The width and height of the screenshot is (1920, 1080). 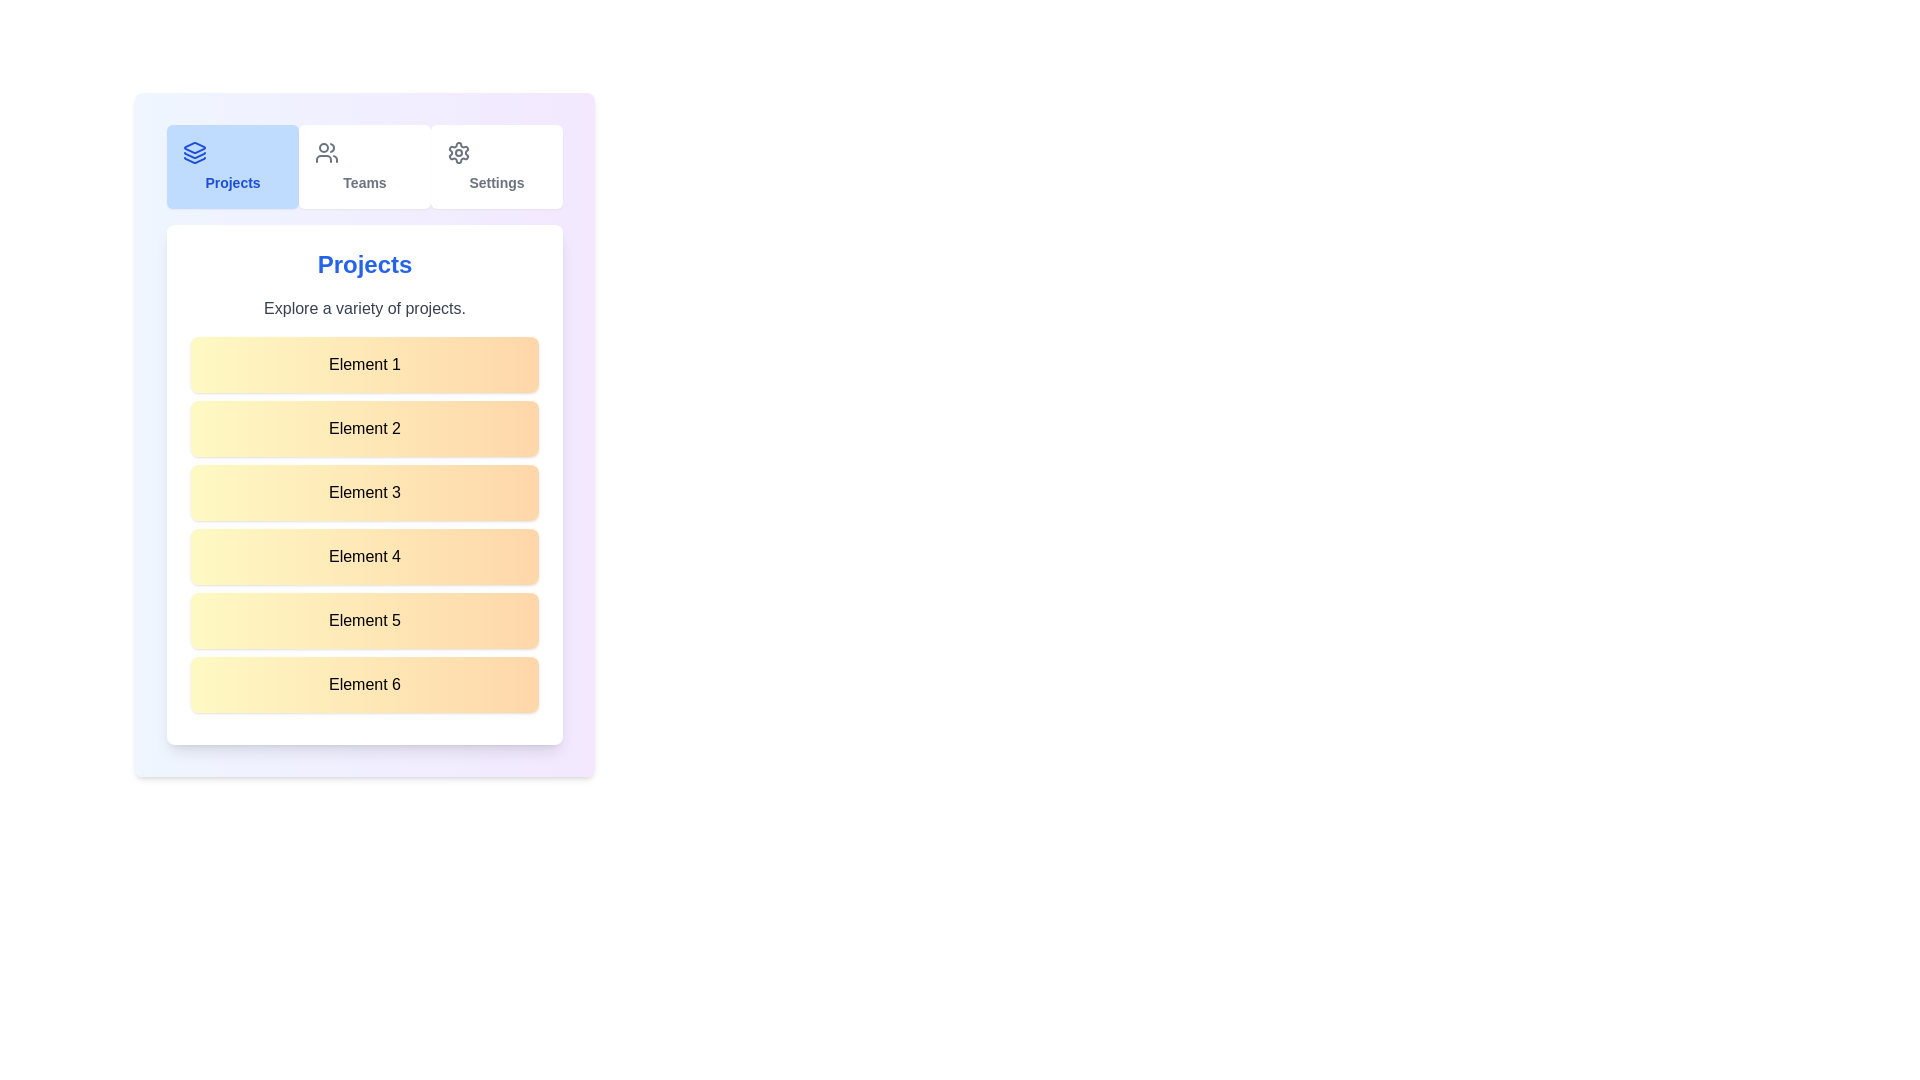 What do you see at coordinates (364, 620) in the screenshot?
I see `the list item labeled 'Element 5'` at bounding box center [364, 620].